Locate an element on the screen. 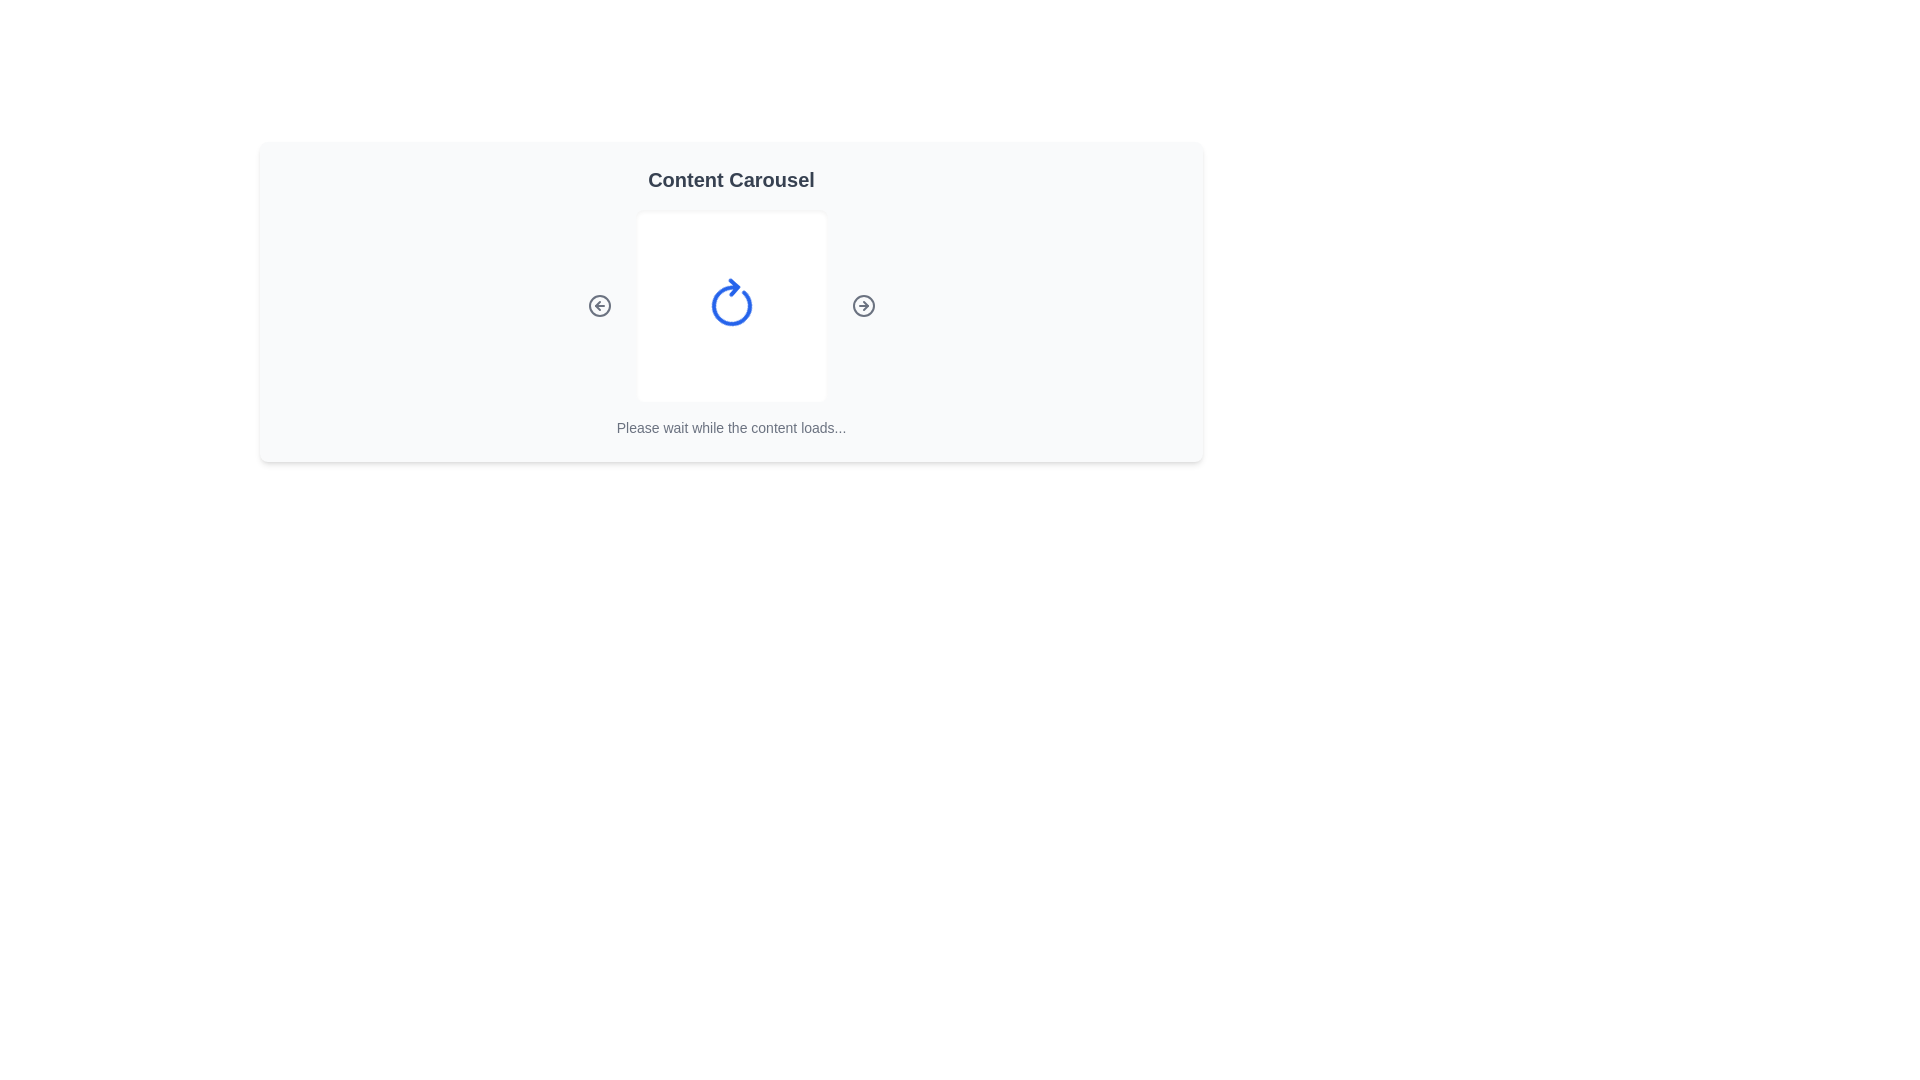  the rightmost navigation button that transitions to the next item in a carousel to change its color is located at coordinates (863, 305).